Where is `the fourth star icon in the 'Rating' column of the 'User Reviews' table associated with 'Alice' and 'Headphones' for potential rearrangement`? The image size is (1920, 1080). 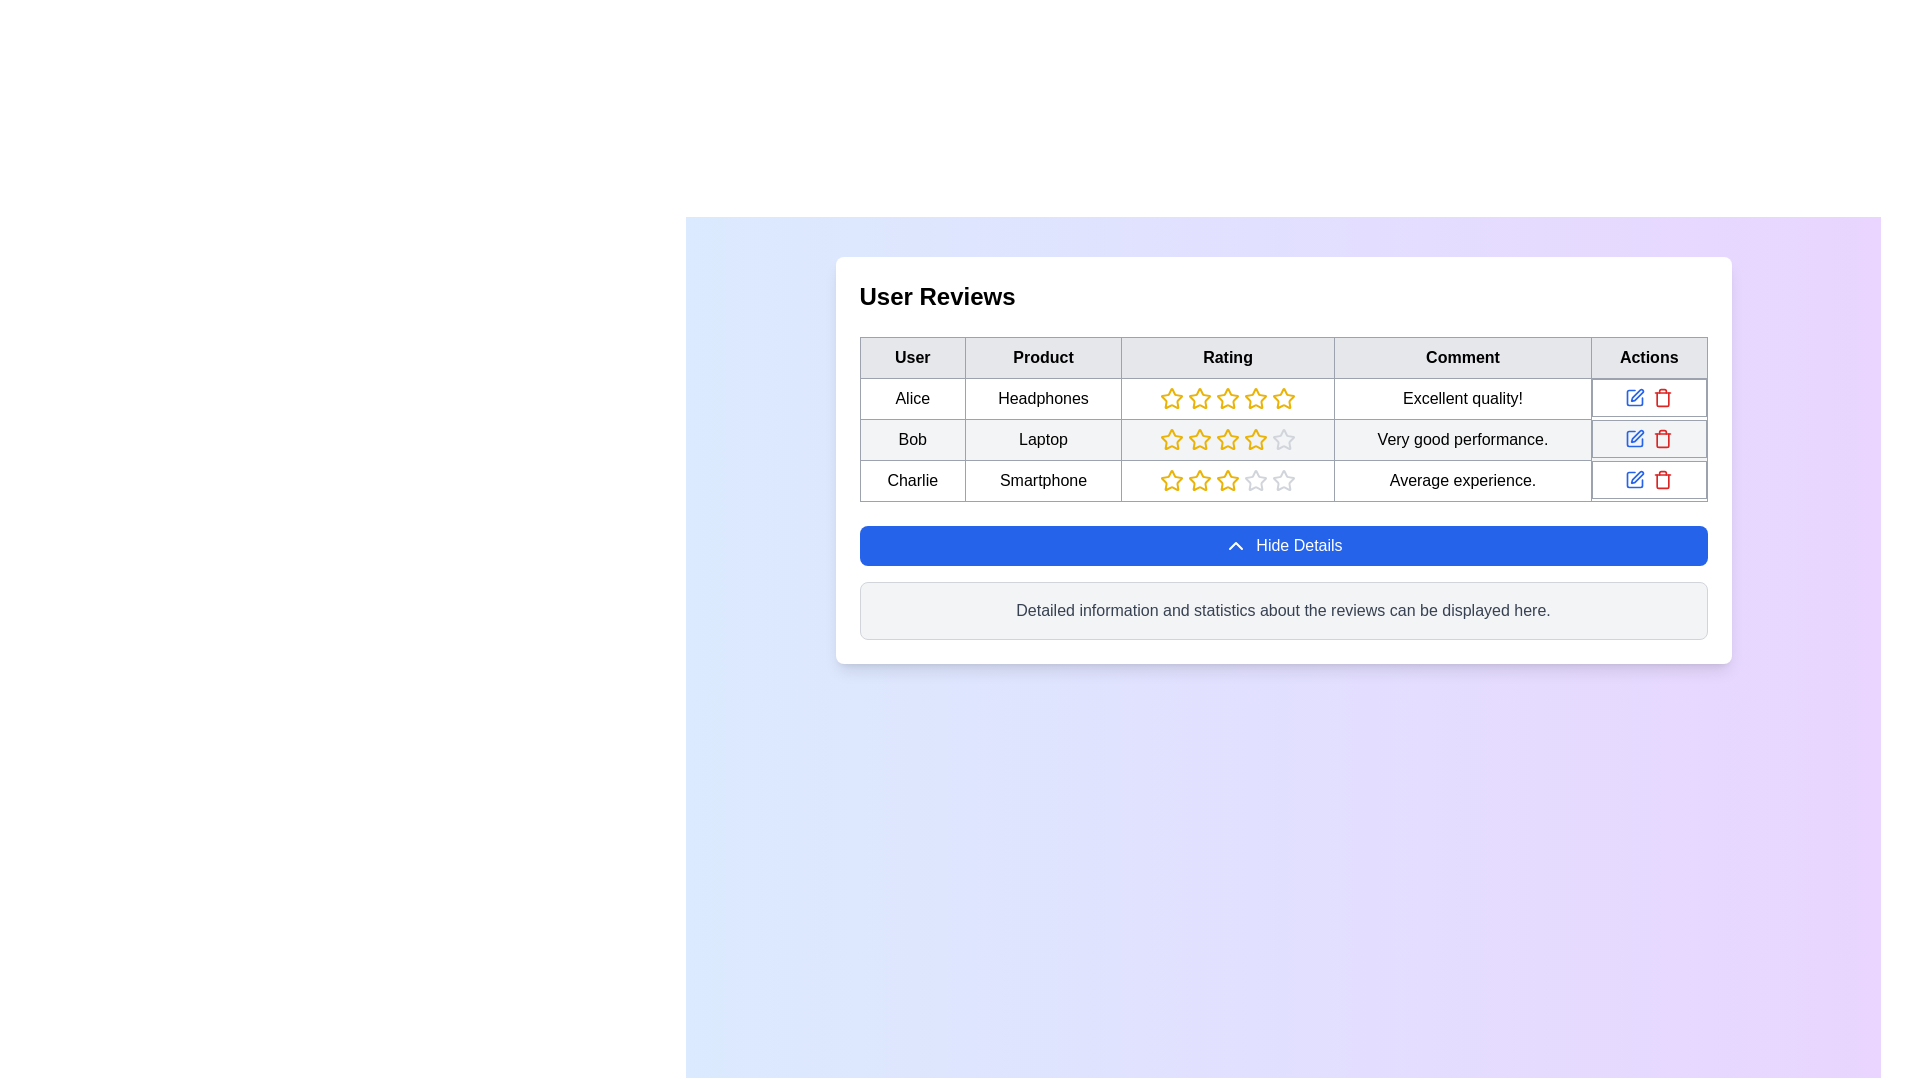
the fourth star icon in the 'Rating' column of the 'User Reviews' table associated with 'Alice' and 'Headphones' for potential rearrangement is located at coordinates (1255, 398).